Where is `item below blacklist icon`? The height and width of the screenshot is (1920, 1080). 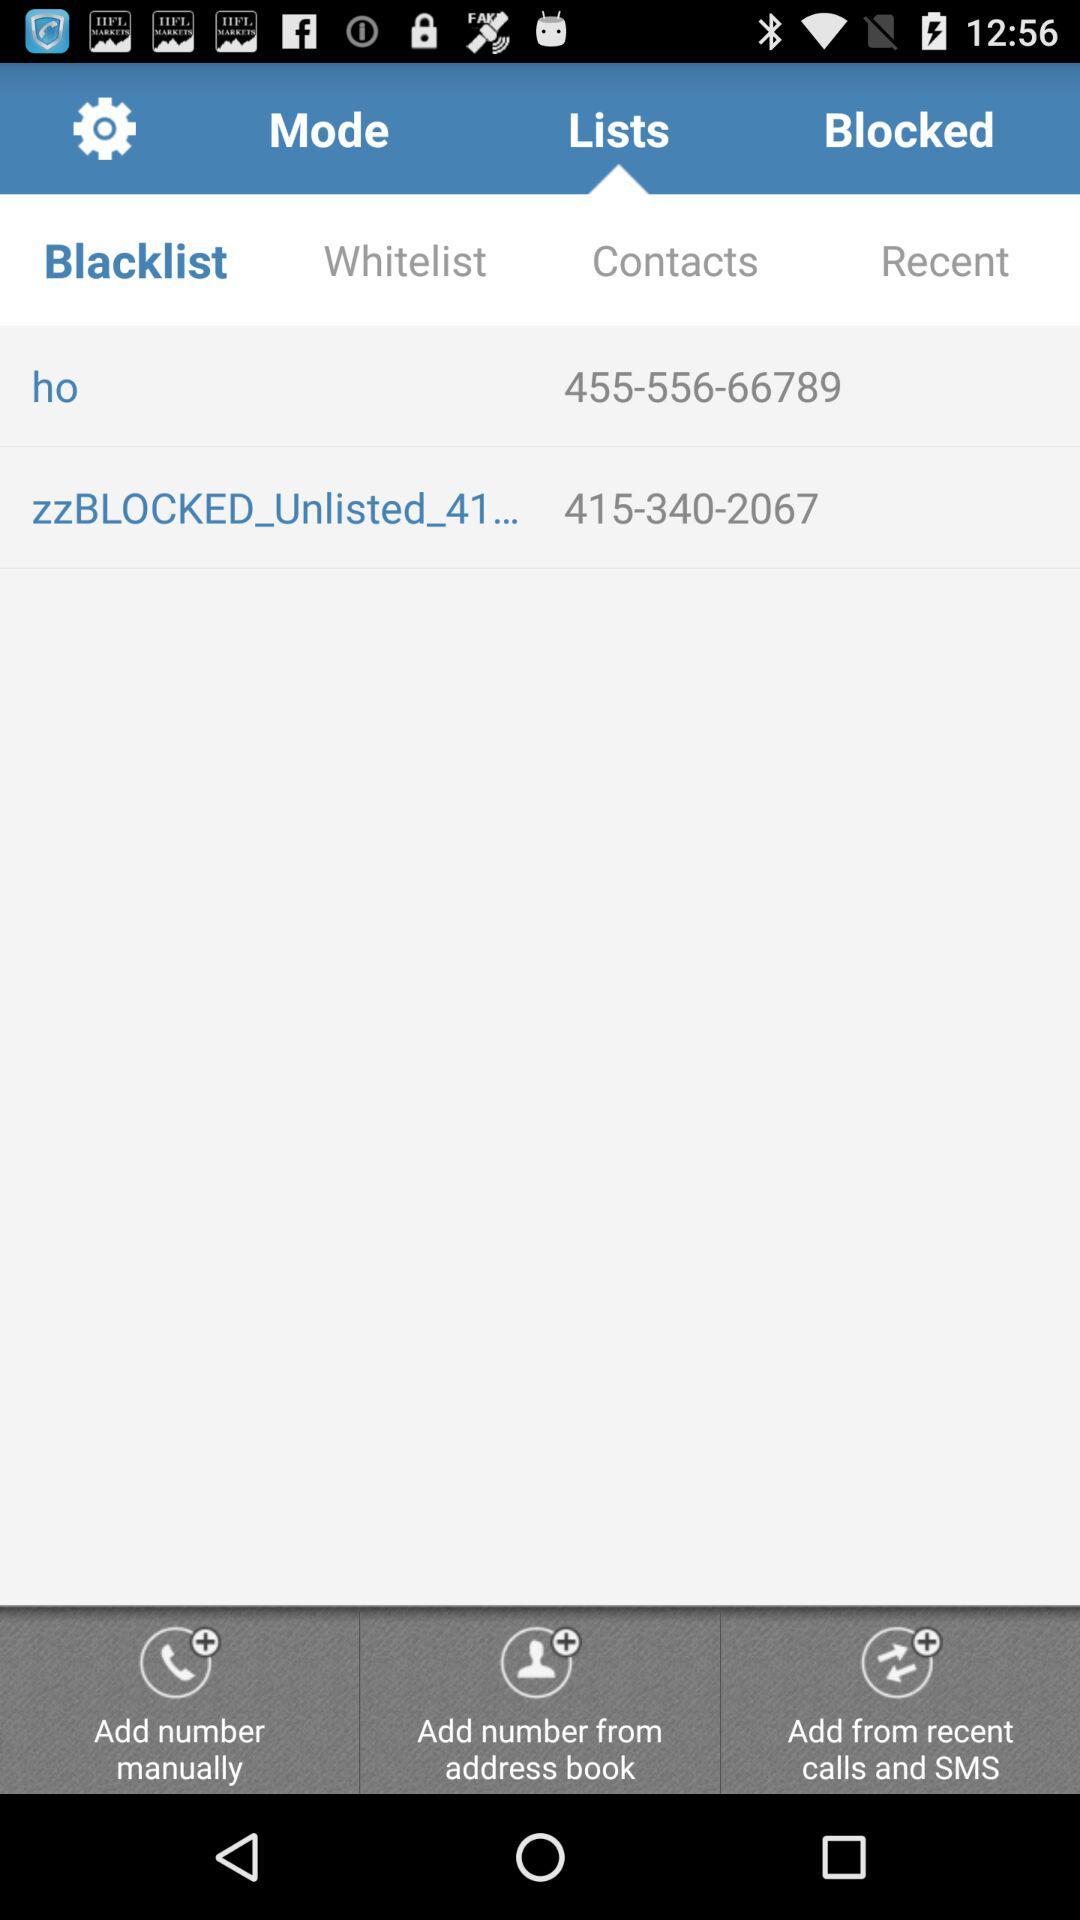 item below blacklist icon is located at coordinates (281, 385).